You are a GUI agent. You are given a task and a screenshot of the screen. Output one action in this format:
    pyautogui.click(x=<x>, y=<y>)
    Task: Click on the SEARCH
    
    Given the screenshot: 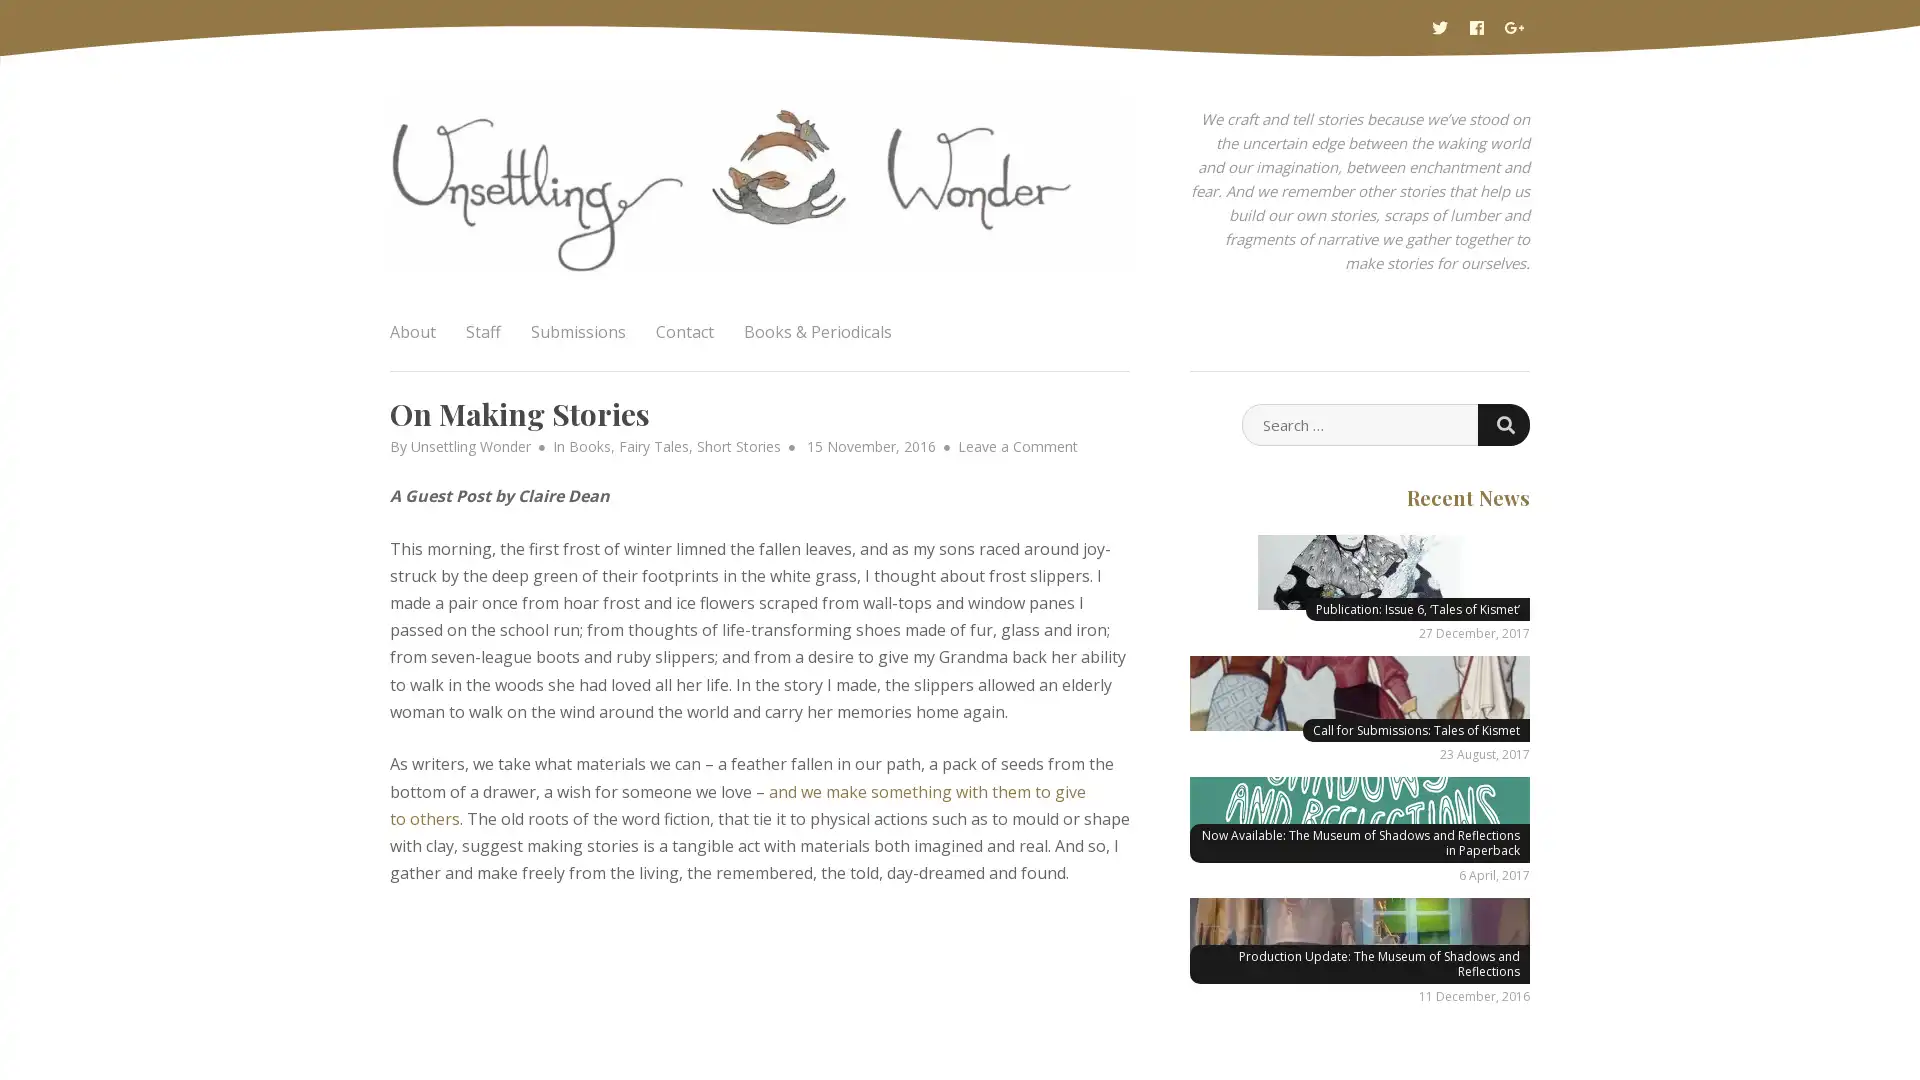 What is the action you would take?
    pyautogui.click(x=1503, y=423)
    